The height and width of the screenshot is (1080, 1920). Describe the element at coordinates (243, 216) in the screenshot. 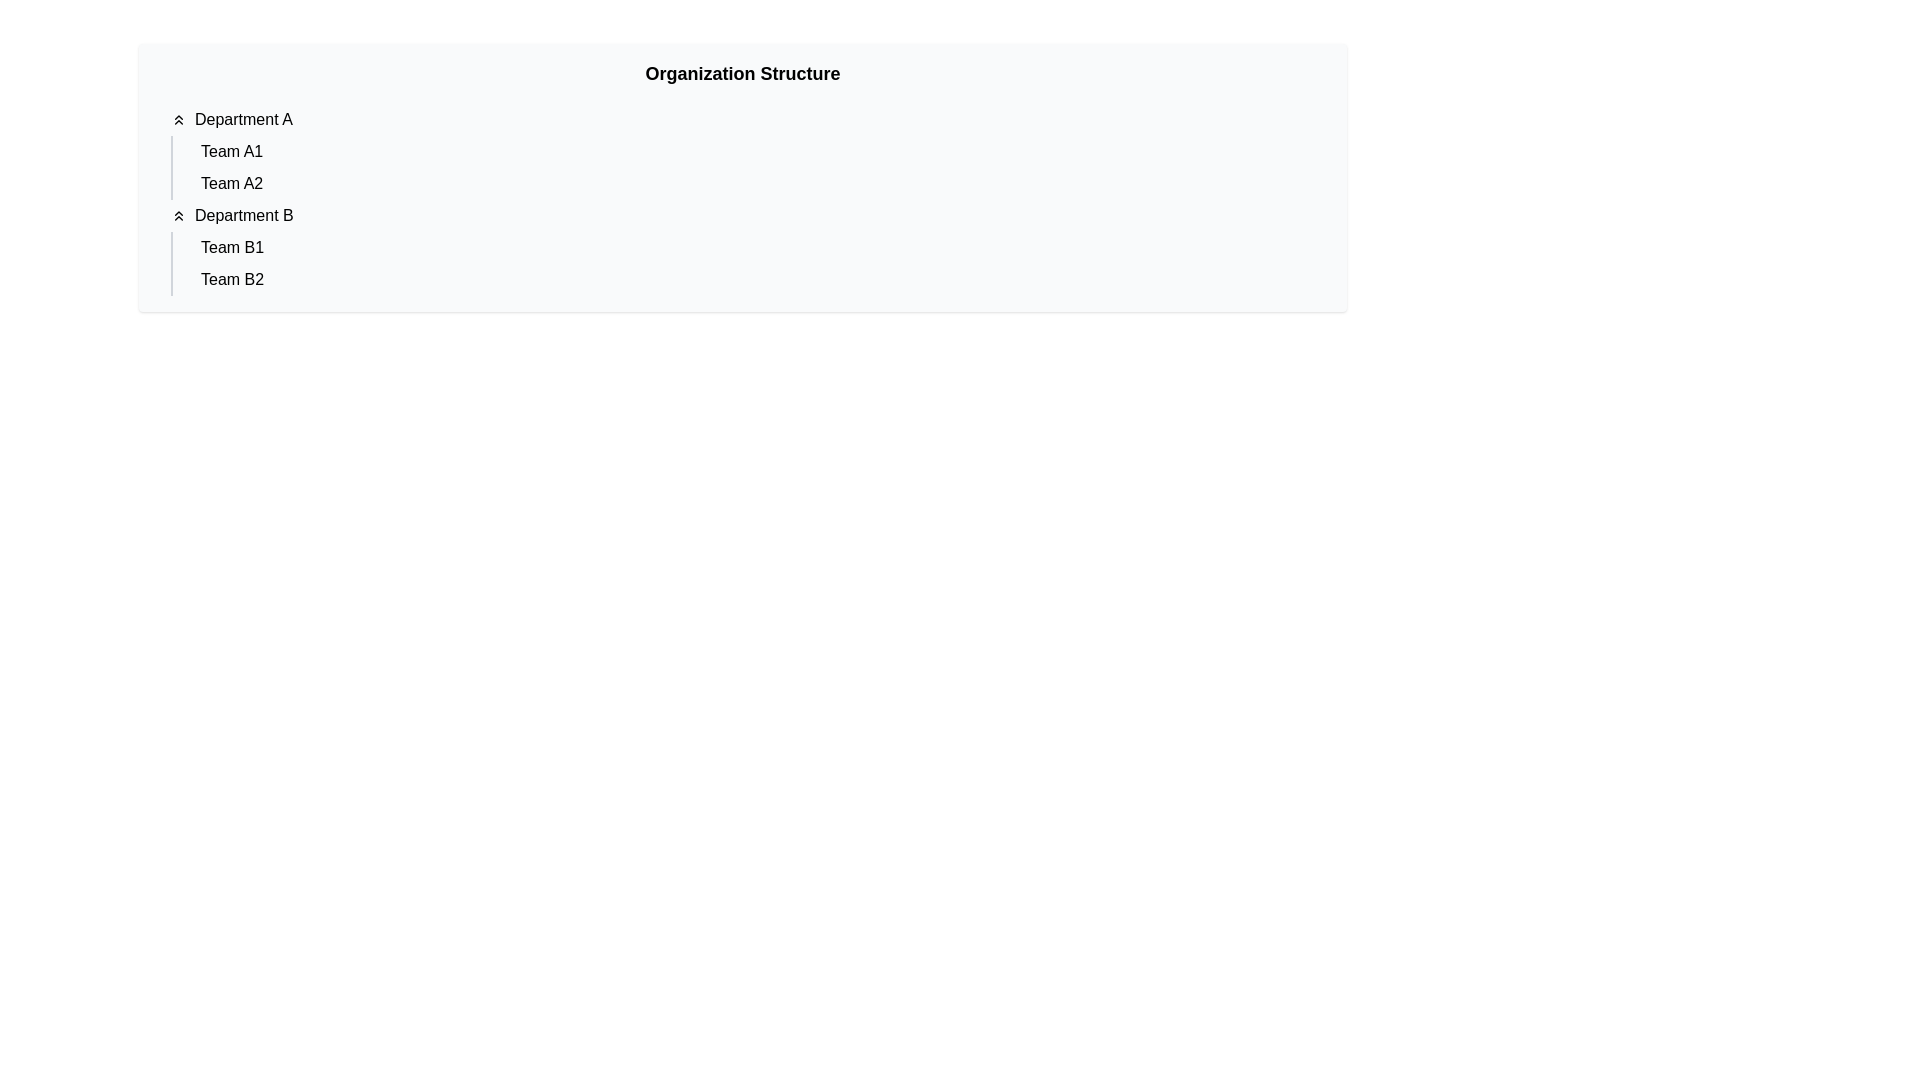

I see `the text label displaying 'Department B' to focus on this department` at that location.